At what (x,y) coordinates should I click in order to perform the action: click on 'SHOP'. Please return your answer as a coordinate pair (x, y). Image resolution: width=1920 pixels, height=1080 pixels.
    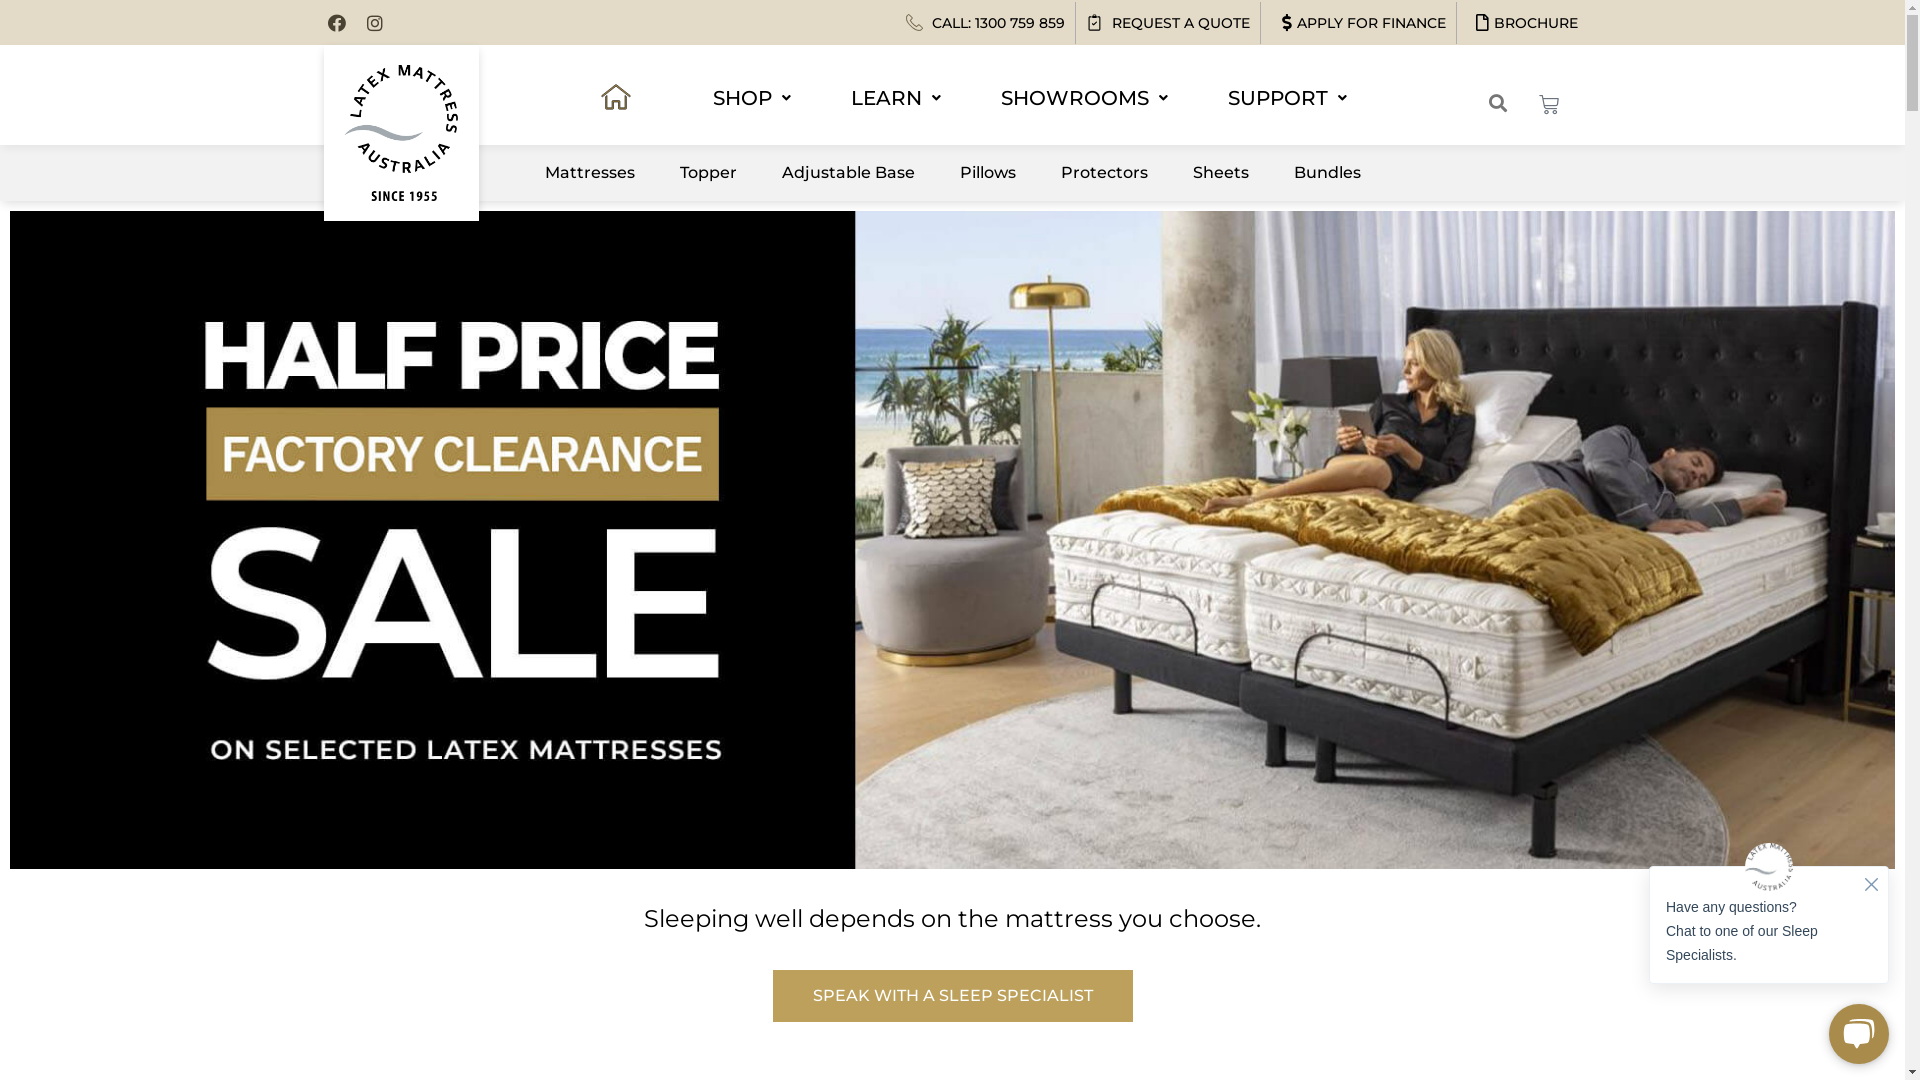
    Looking at the image, I should click on (751, 97).